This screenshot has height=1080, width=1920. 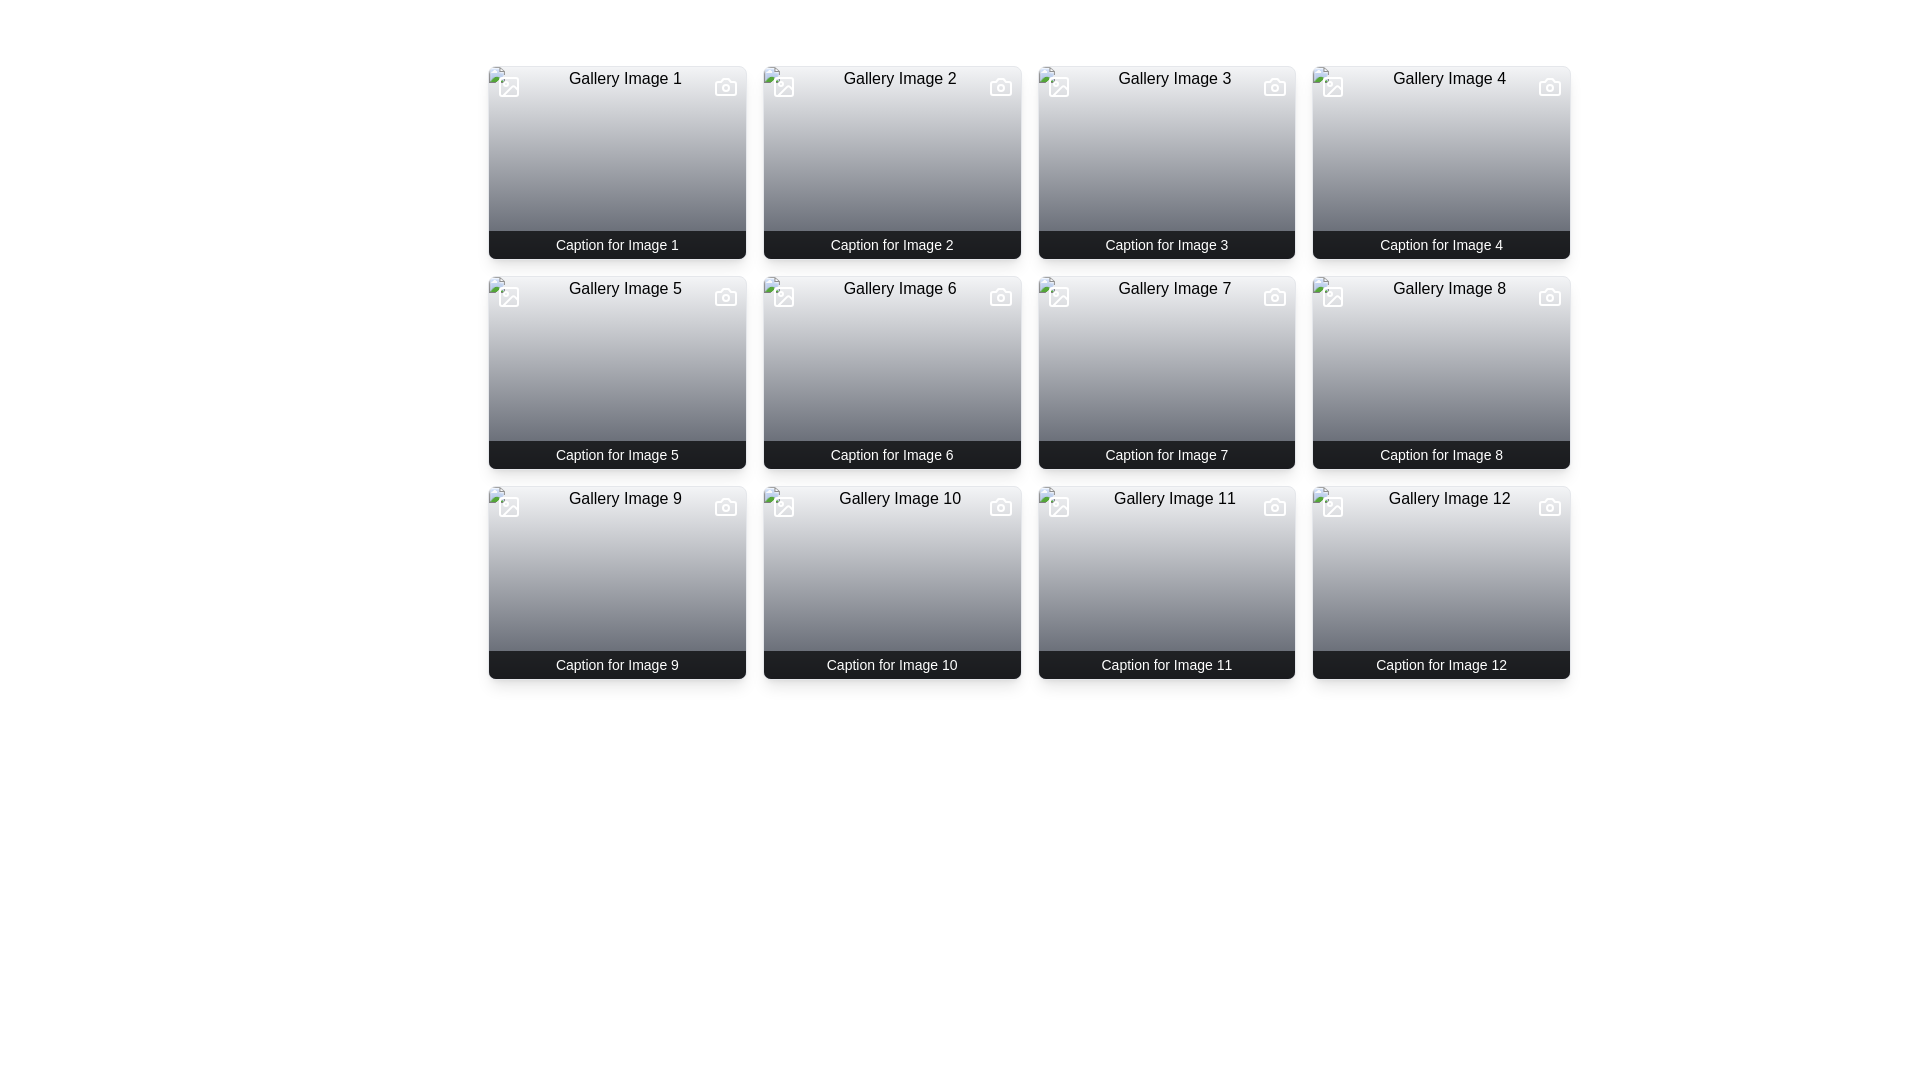 What do you see at coordinates (1441, 373) in the screenshot?
I see `the Card with caption located in the fourth column and second row of the grid layout, which displays an image placeholder with a caption` at bounding box center [1441, 373].